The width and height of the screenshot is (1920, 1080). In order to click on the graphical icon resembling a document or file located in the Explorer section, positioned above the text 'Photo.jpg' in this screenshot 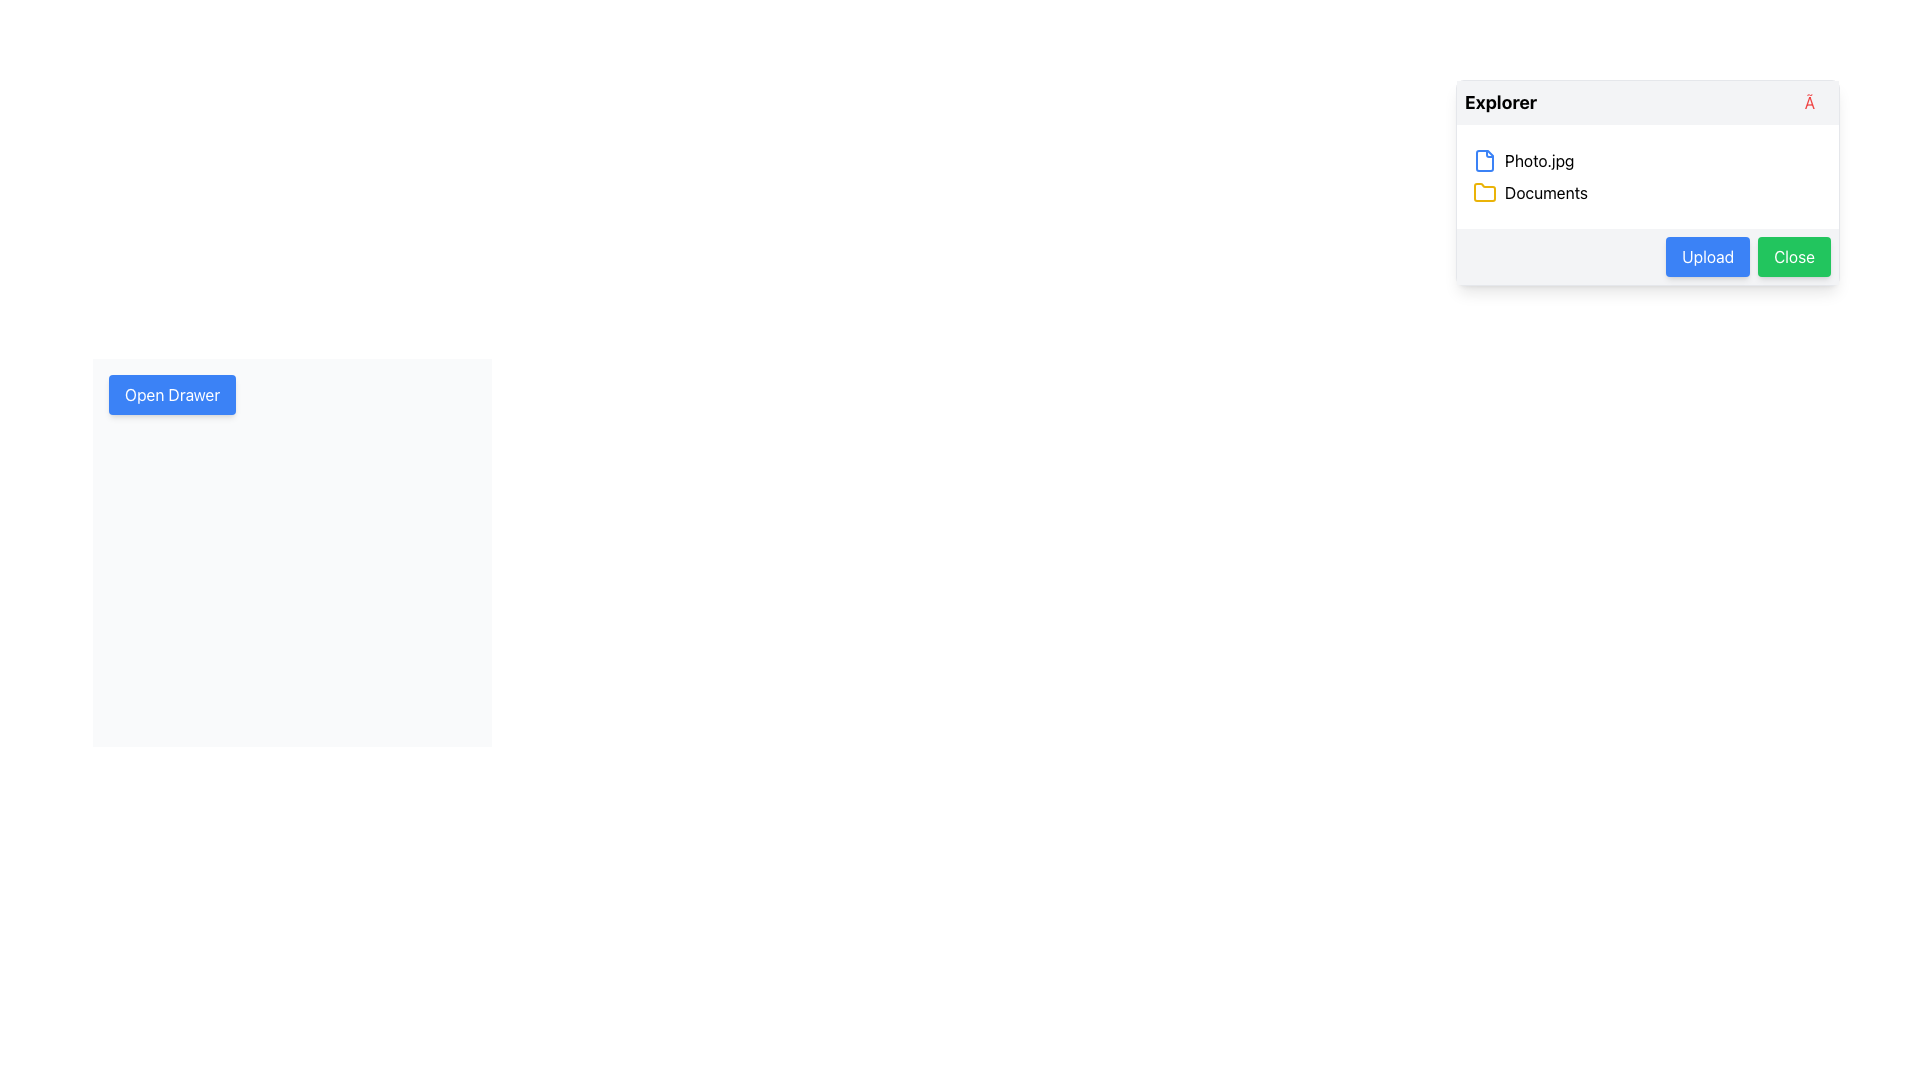, I will do `click(1484, 160)`.